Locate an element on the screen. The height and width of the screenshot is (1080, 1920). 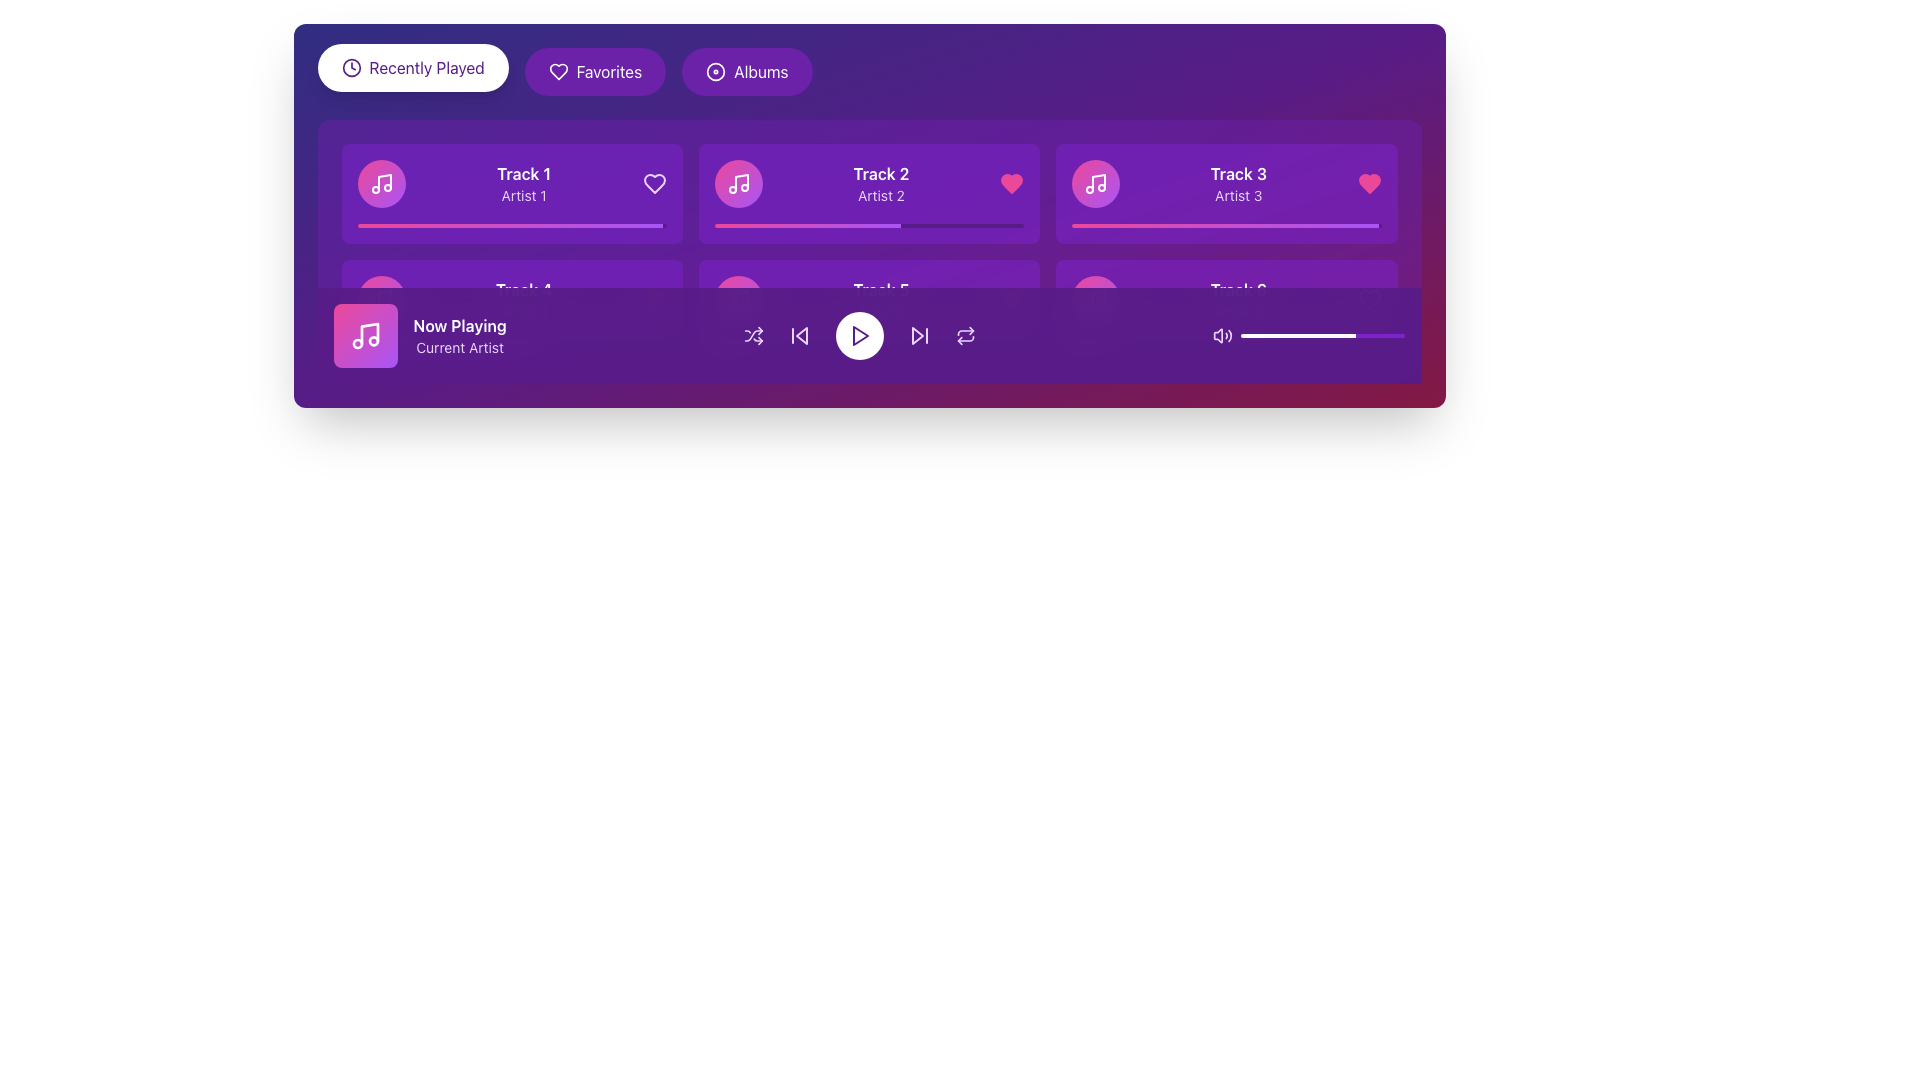
the heart icon button in the top-right corner of 'Track 2' by 'Artist 2' is located at coordinates (1012, 184).